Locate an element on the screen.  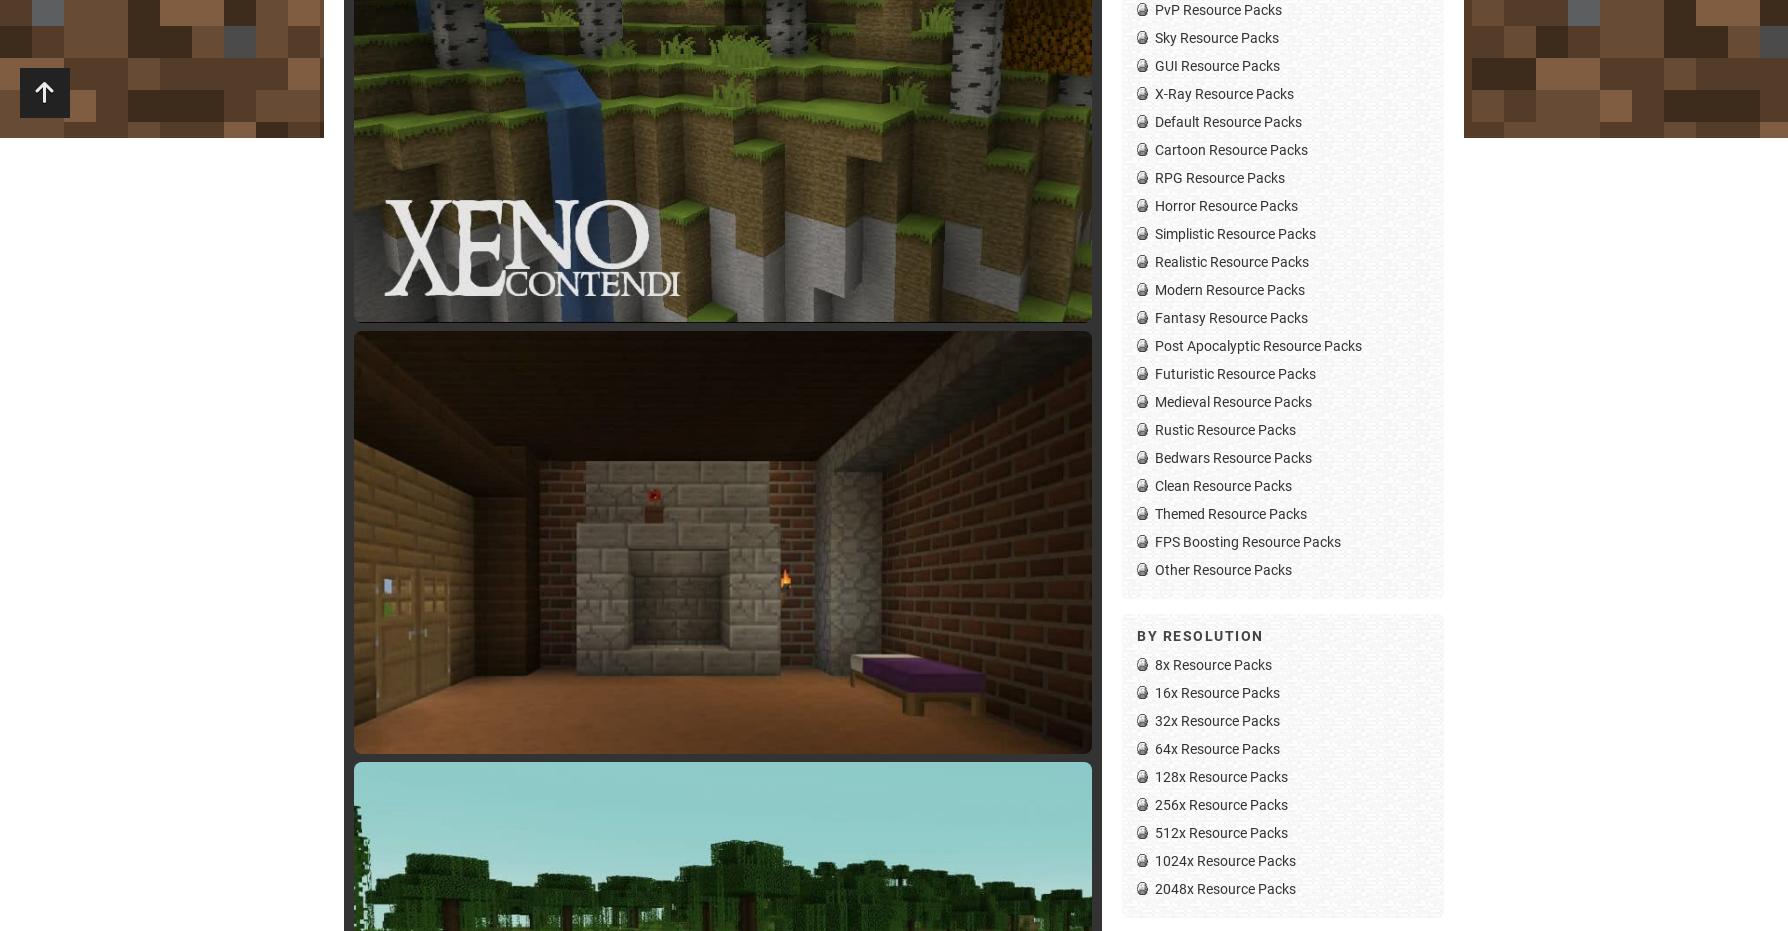
'Futuristic Resource Packs' is located at coordinates (1154, 372).